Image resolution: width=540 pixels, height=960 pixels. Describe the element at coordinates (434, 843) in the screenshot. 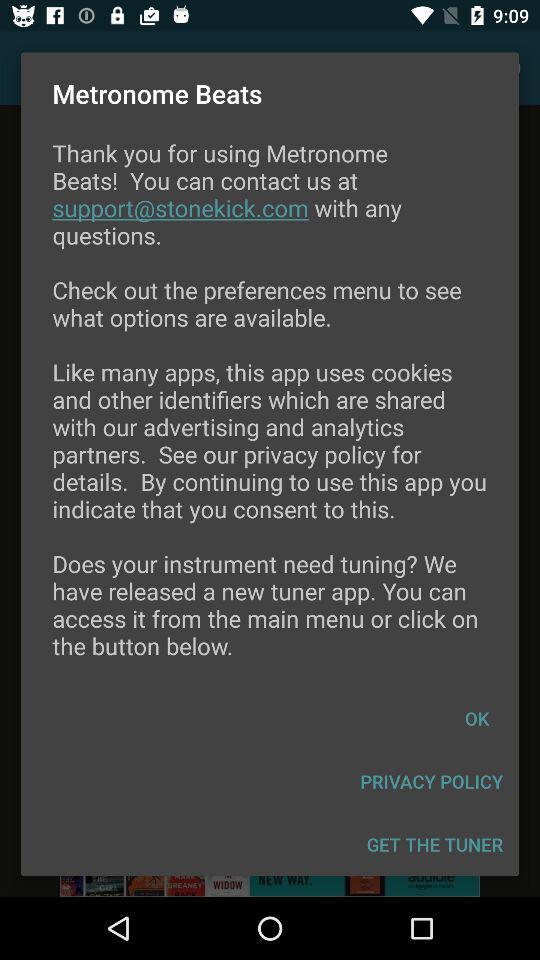

I see `the icon below the privacy policy` at that location.